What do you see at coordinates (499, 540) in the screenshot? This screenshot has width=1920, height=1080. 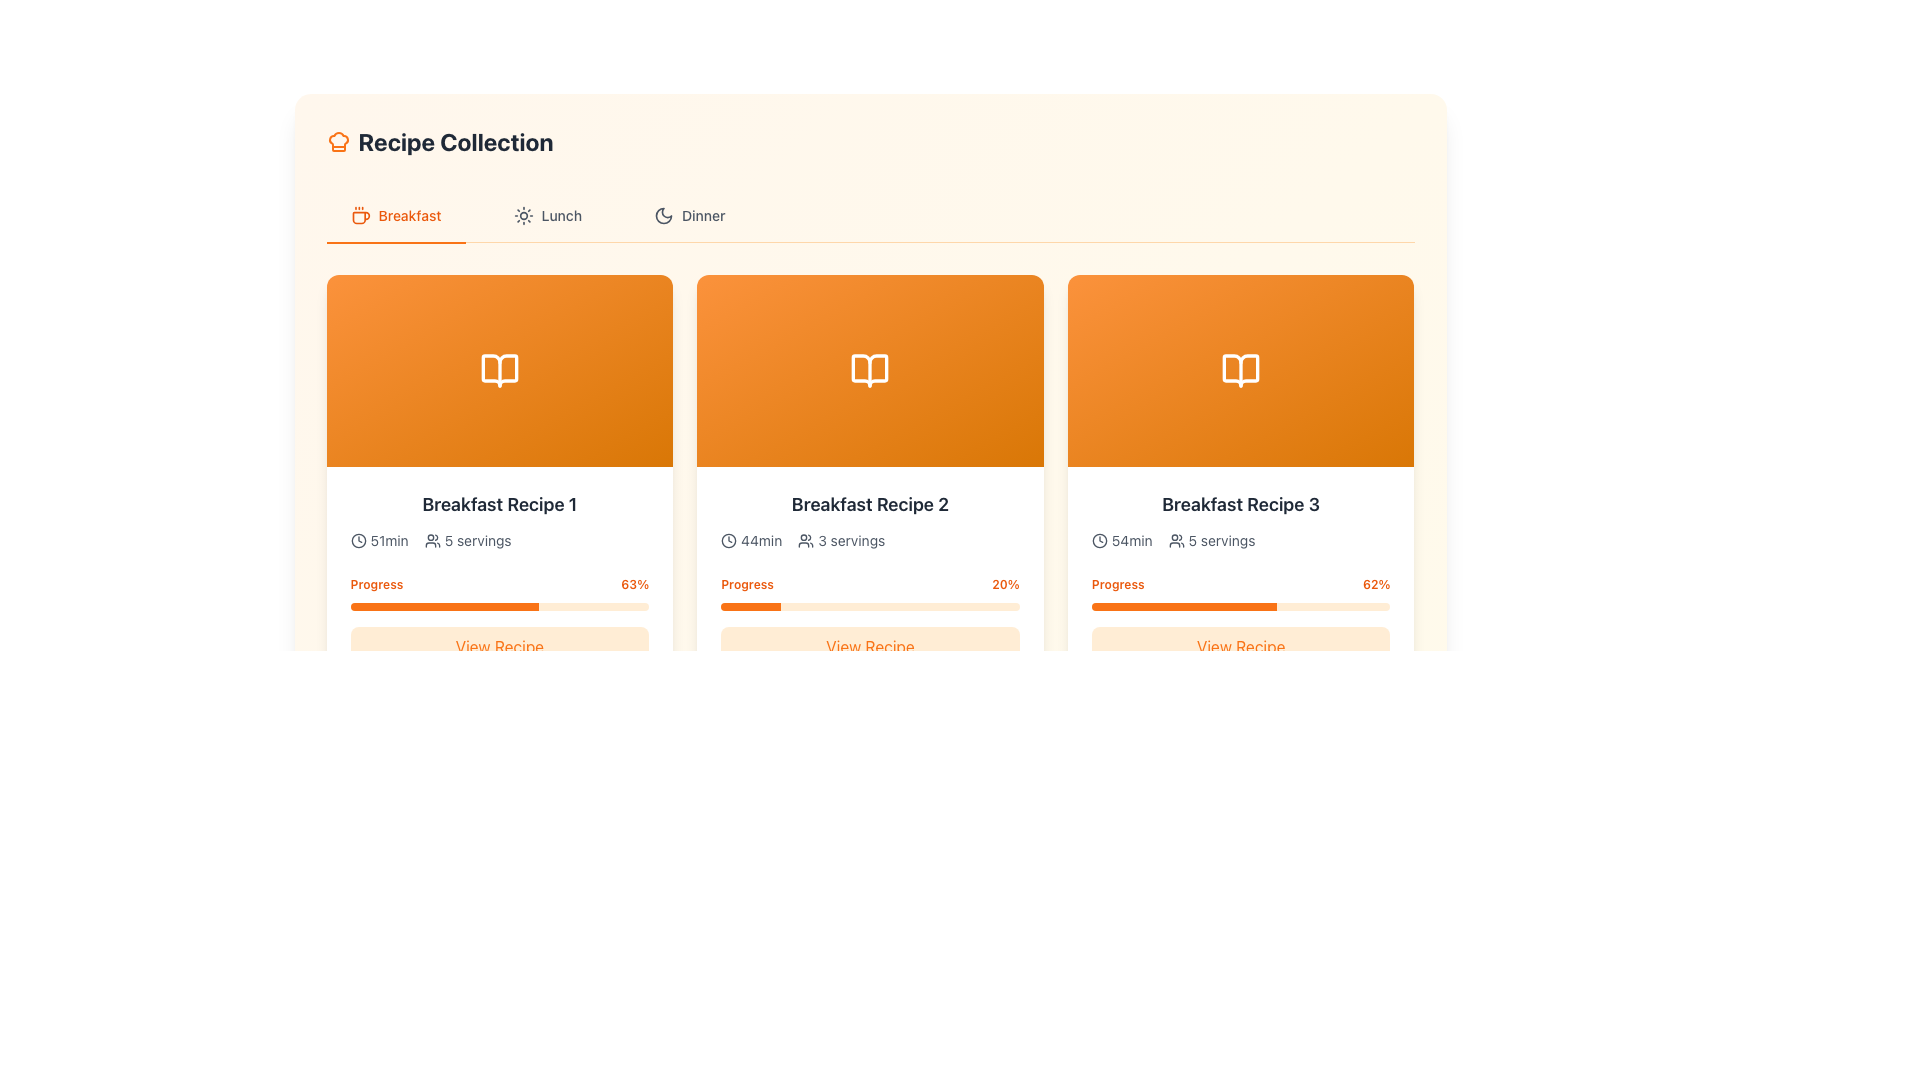 I see `metadata label displaying the preparation time and number of servings for the recipe, located below the title 'Breakfast Recipe 1'` at bounding box center [499, 540].